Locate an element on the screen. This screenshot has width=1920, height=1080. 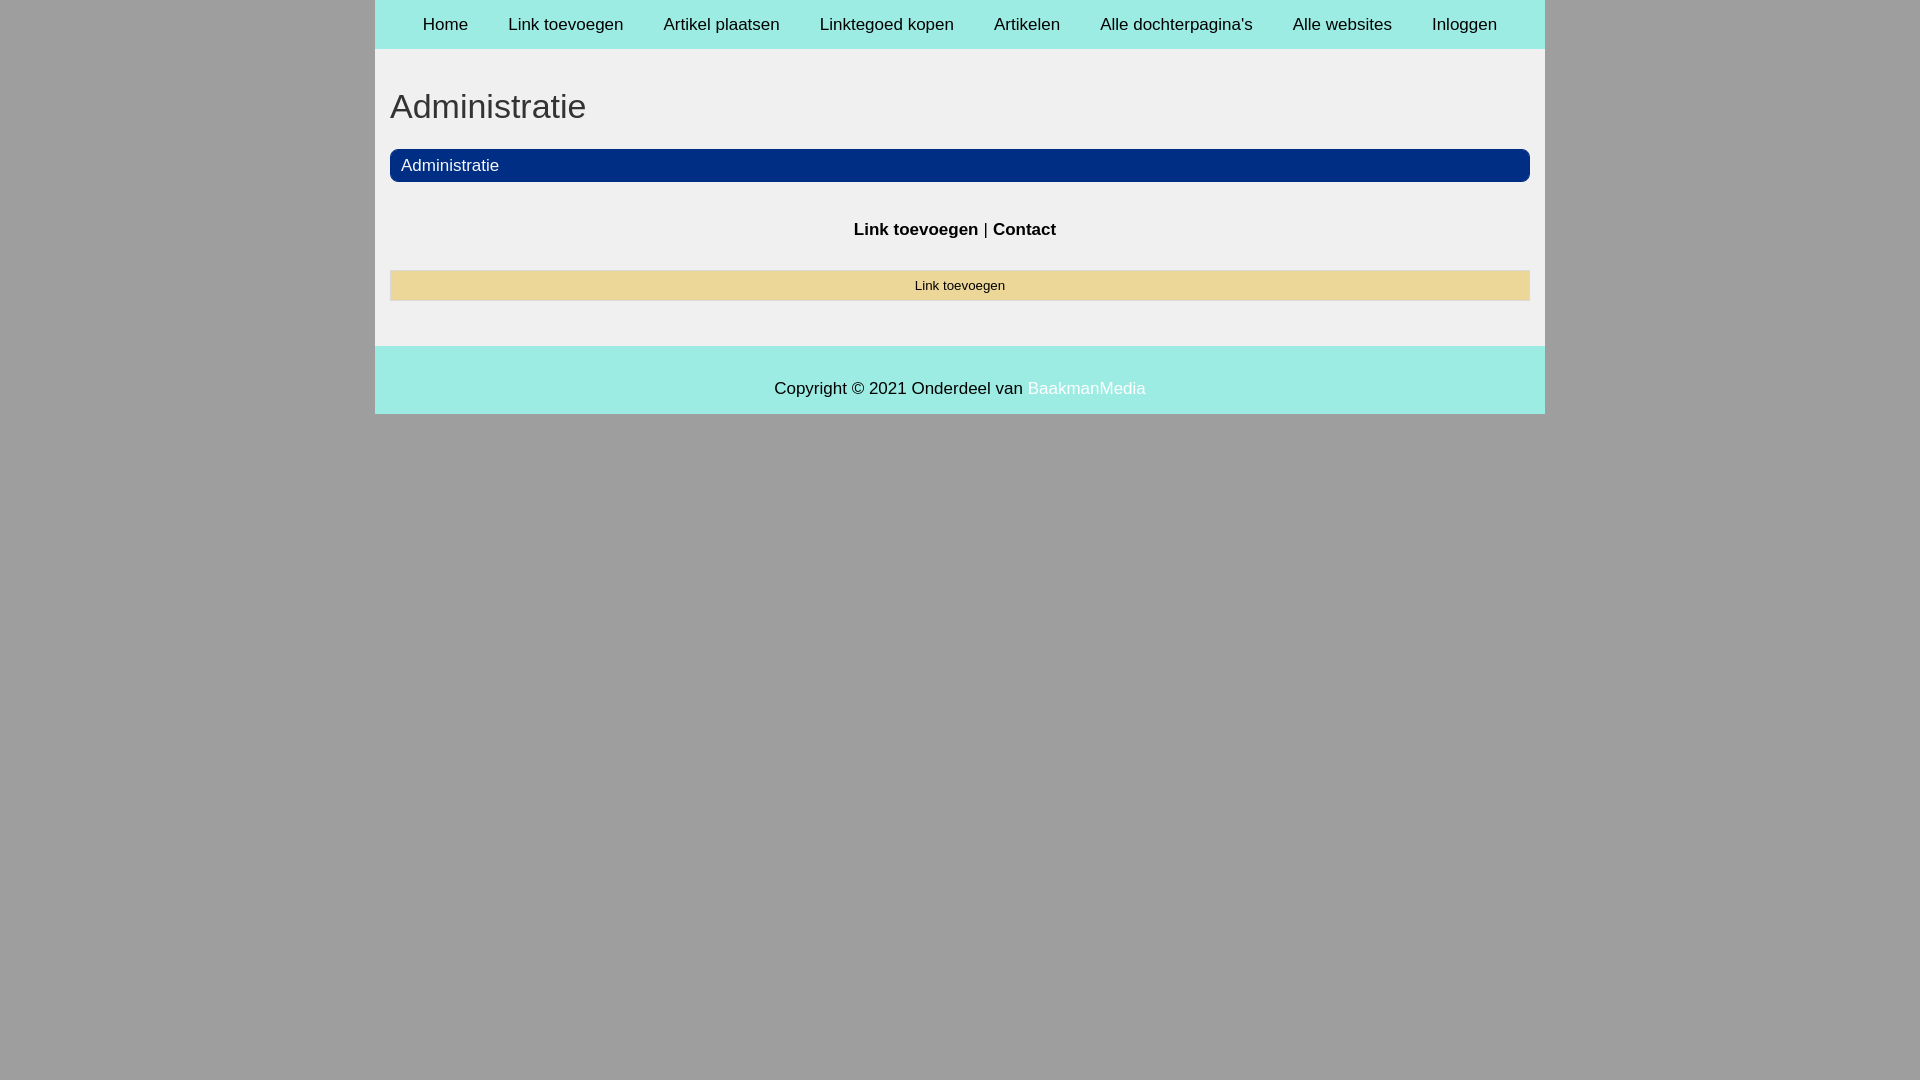
'Contact' is located at coordinates (1024, 228).